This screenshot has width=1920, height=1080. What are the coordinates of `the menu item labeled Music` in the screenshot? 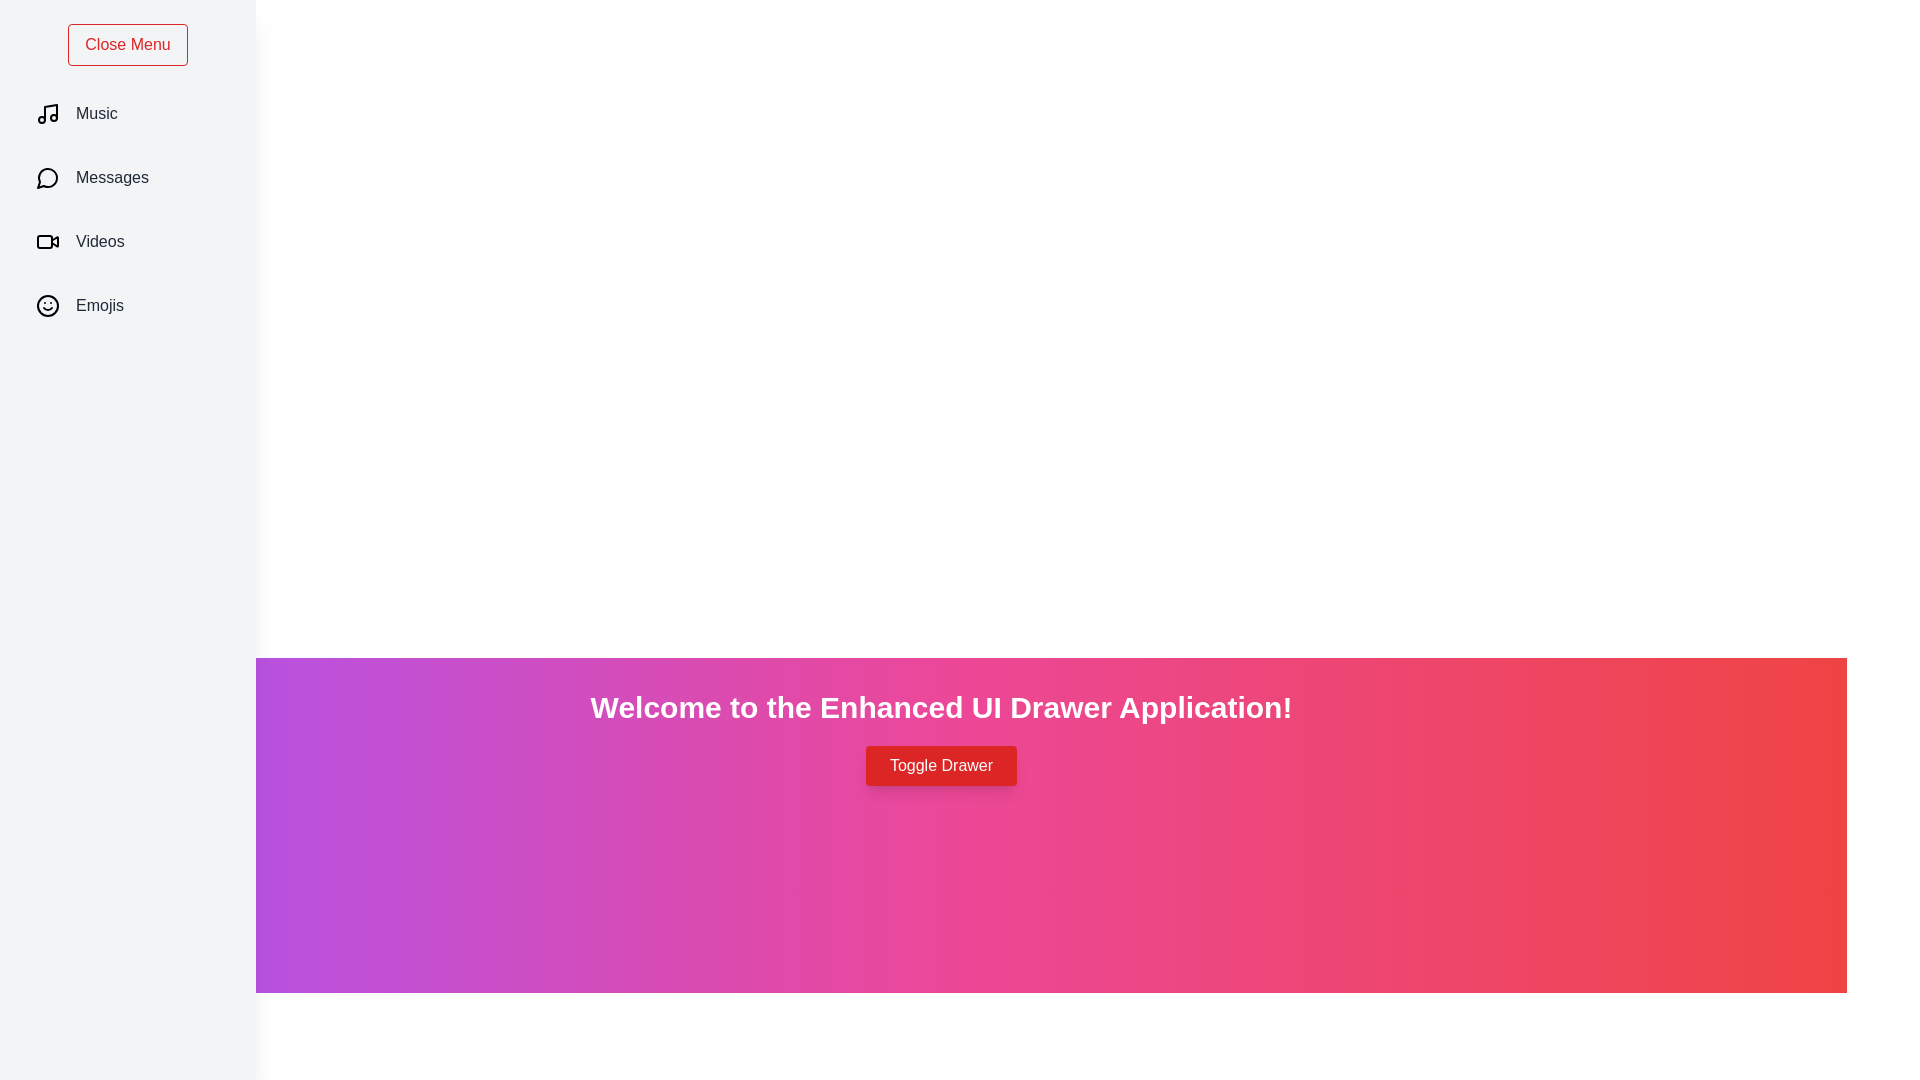 It's located at (127, 114).